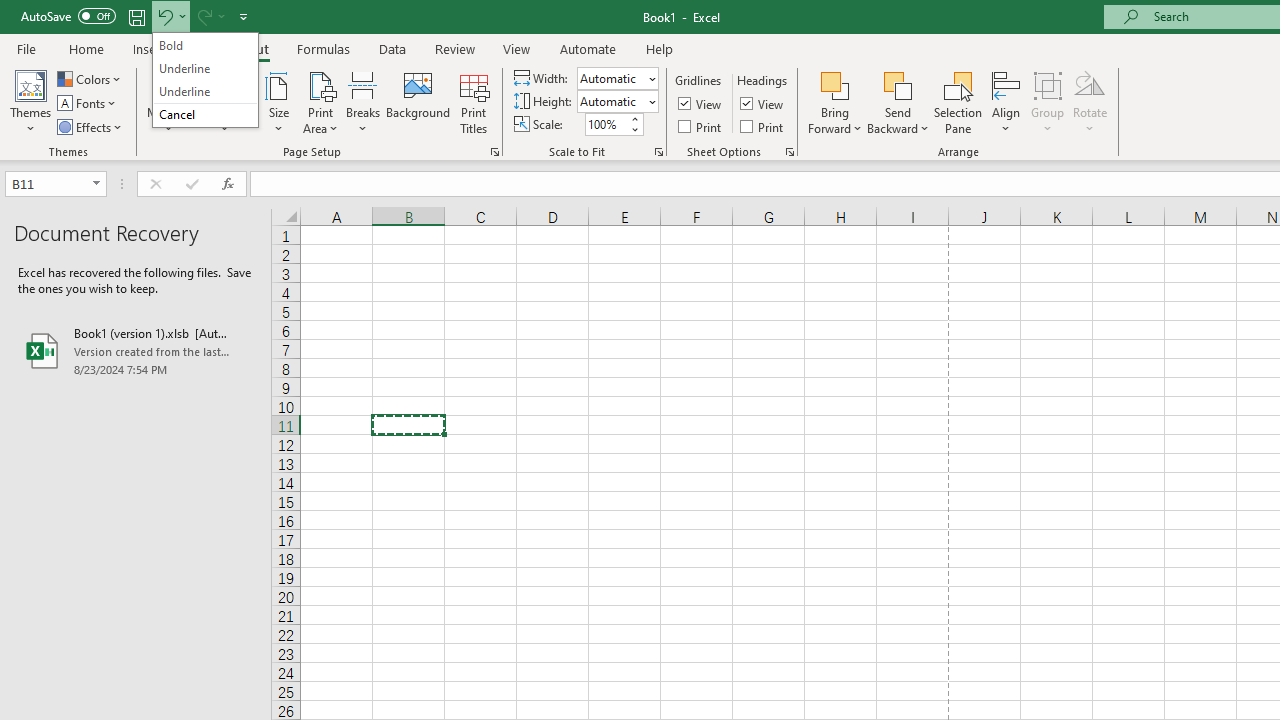  I want to click on 'Background...', so click(417, 103).